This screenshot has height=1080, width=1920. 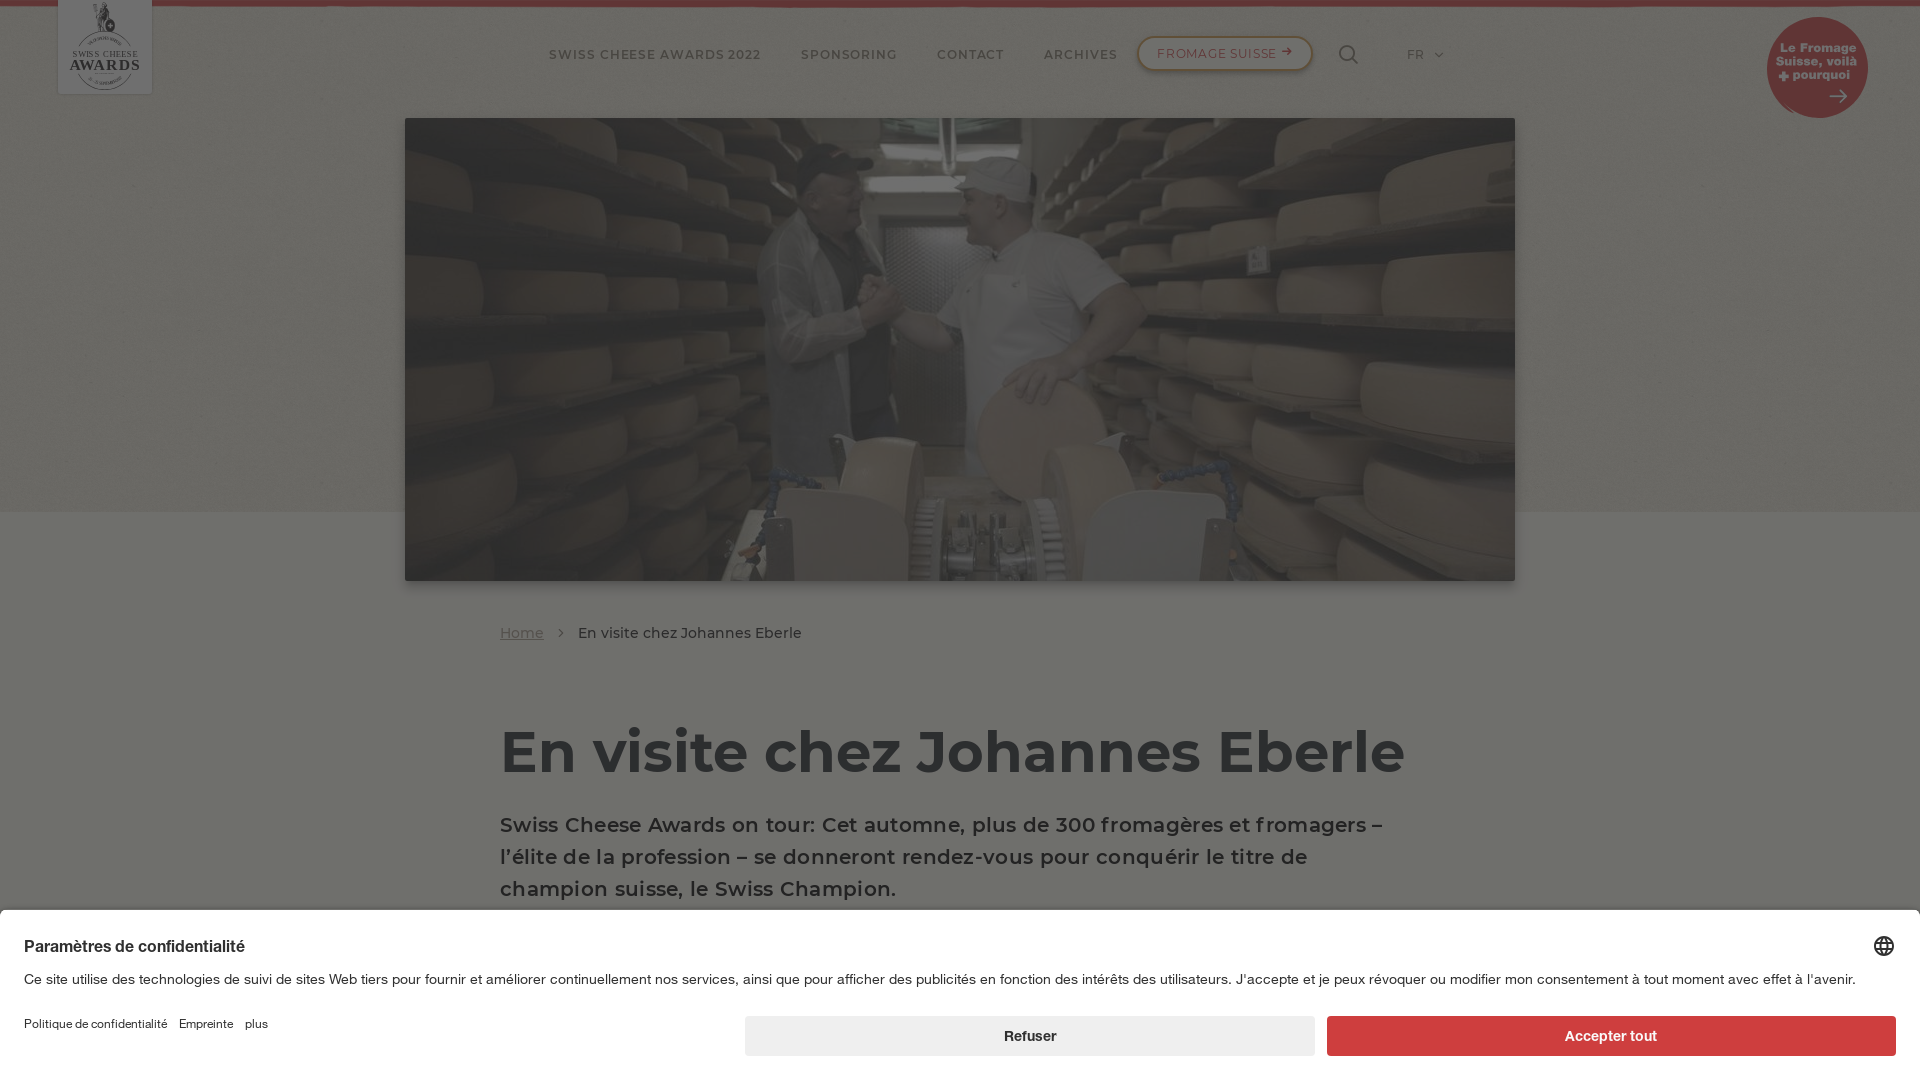 What do you see at coordinates (1079, 53) in the screenshot?
I see `'ARCHIVES'` at bounding box center [1079, 53].